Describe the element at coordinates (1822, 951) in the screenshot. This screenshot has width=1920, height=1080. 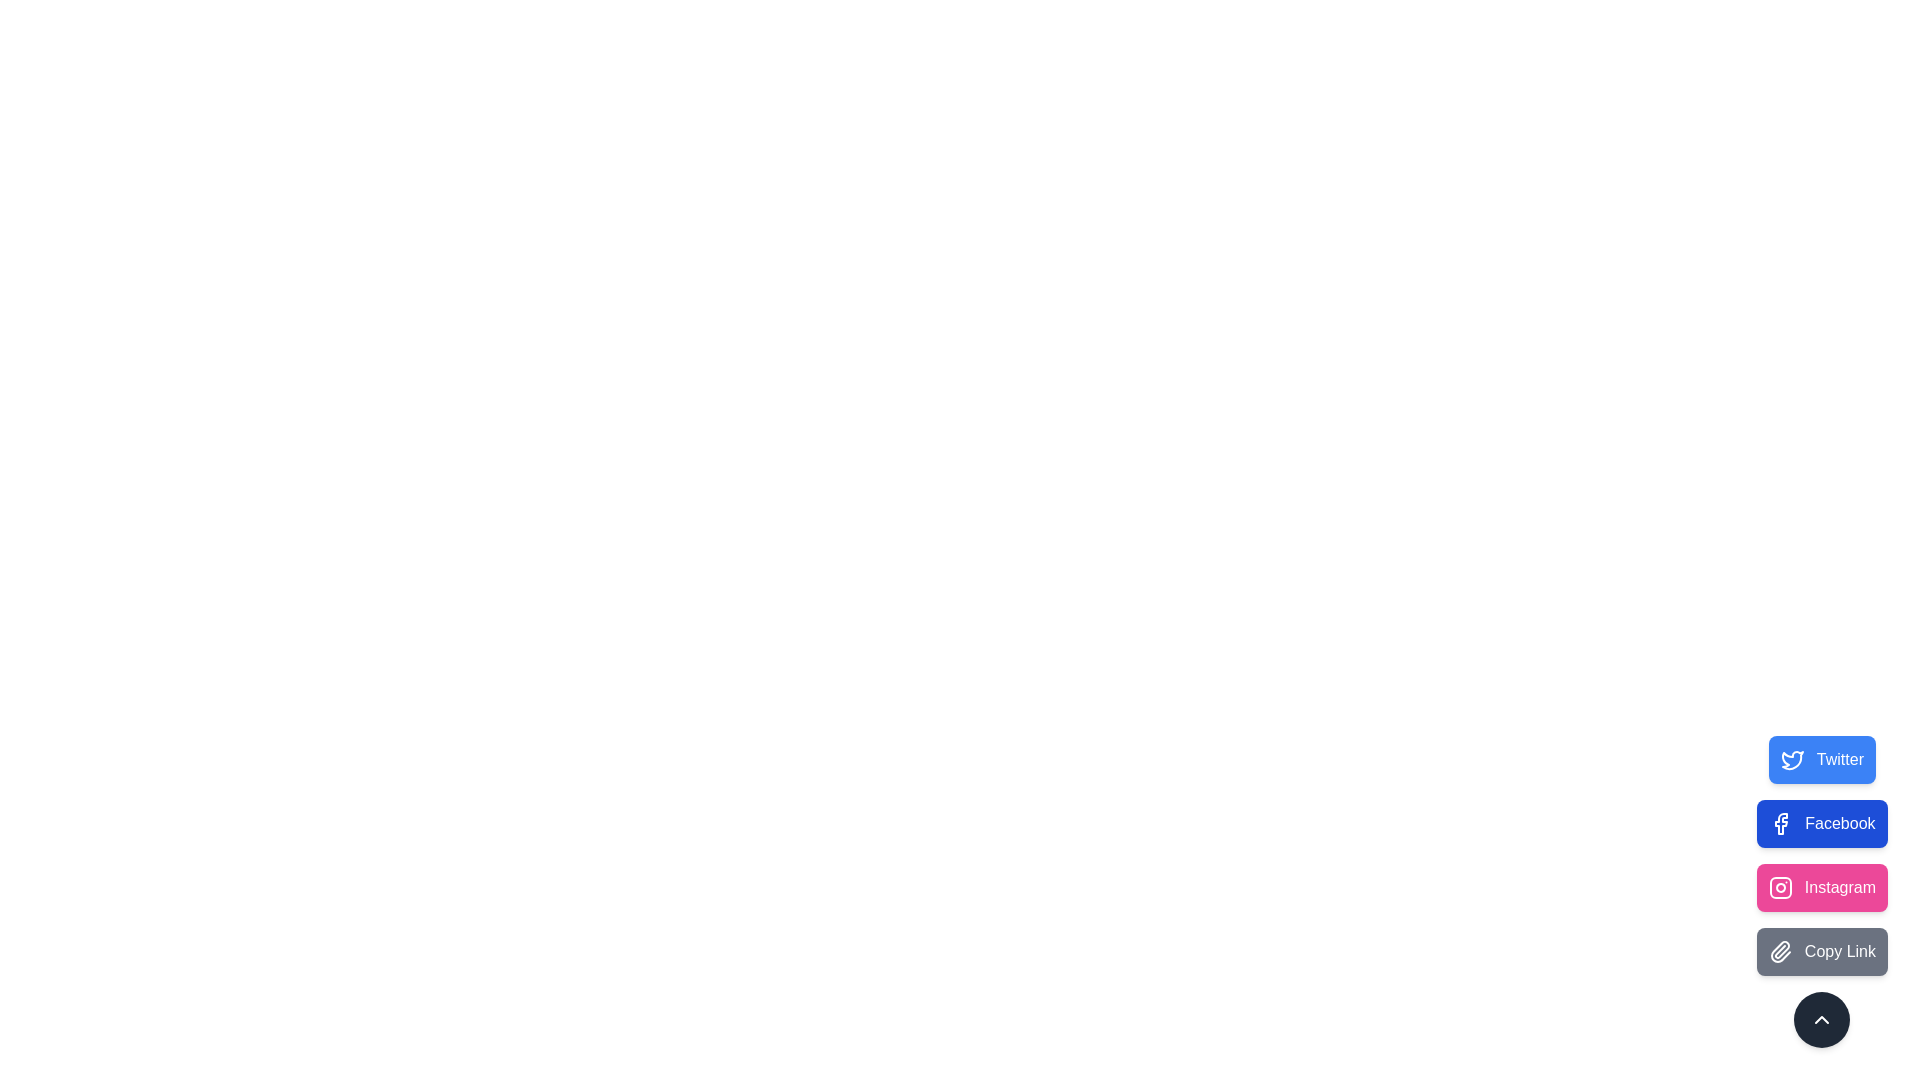
I see `the Copy Link button to perform the corresponding action` at that location.